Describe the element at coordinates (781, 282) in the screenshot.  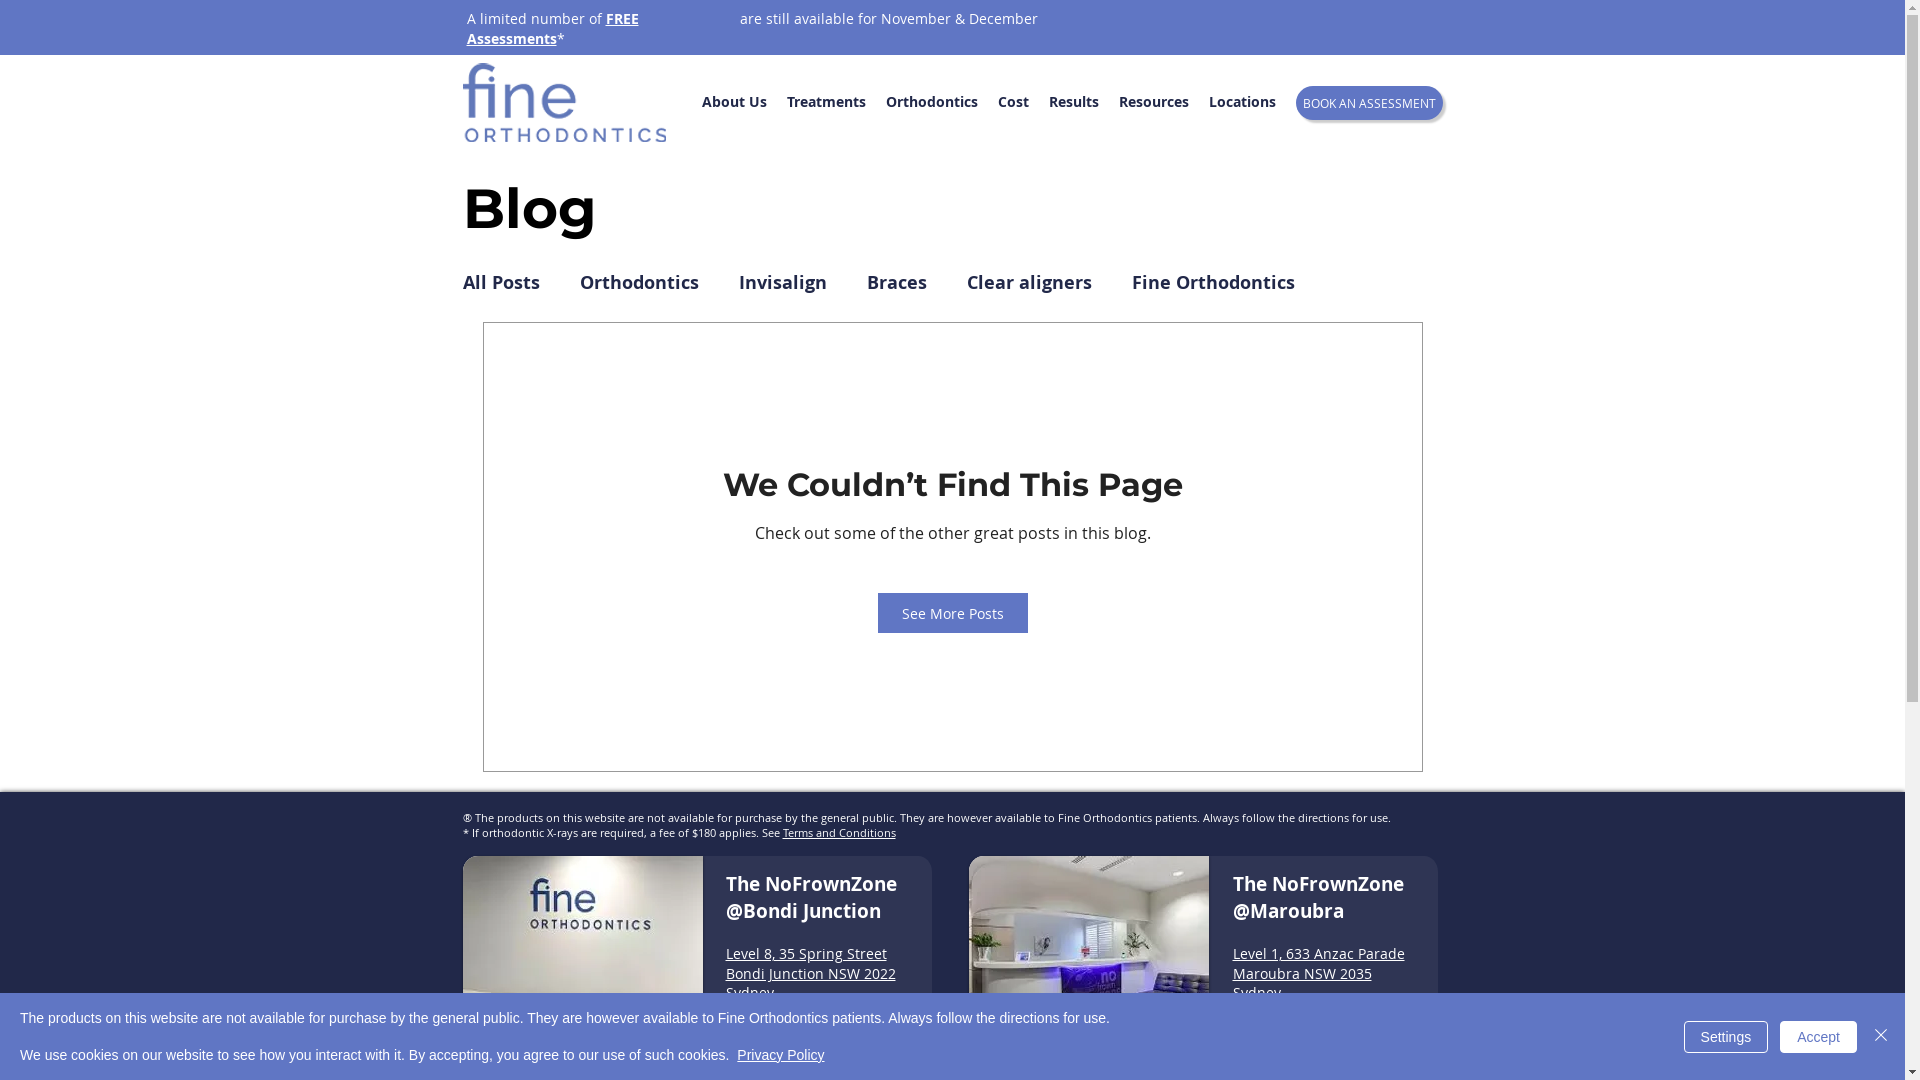
I see `'Invisalign'` at that location.